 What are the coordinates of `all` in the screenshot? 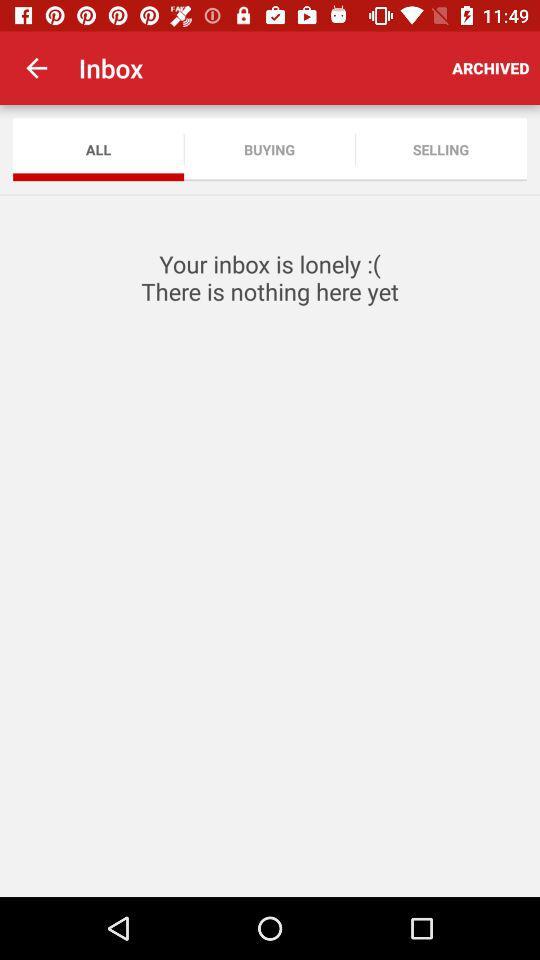 It's located at (97, 148).